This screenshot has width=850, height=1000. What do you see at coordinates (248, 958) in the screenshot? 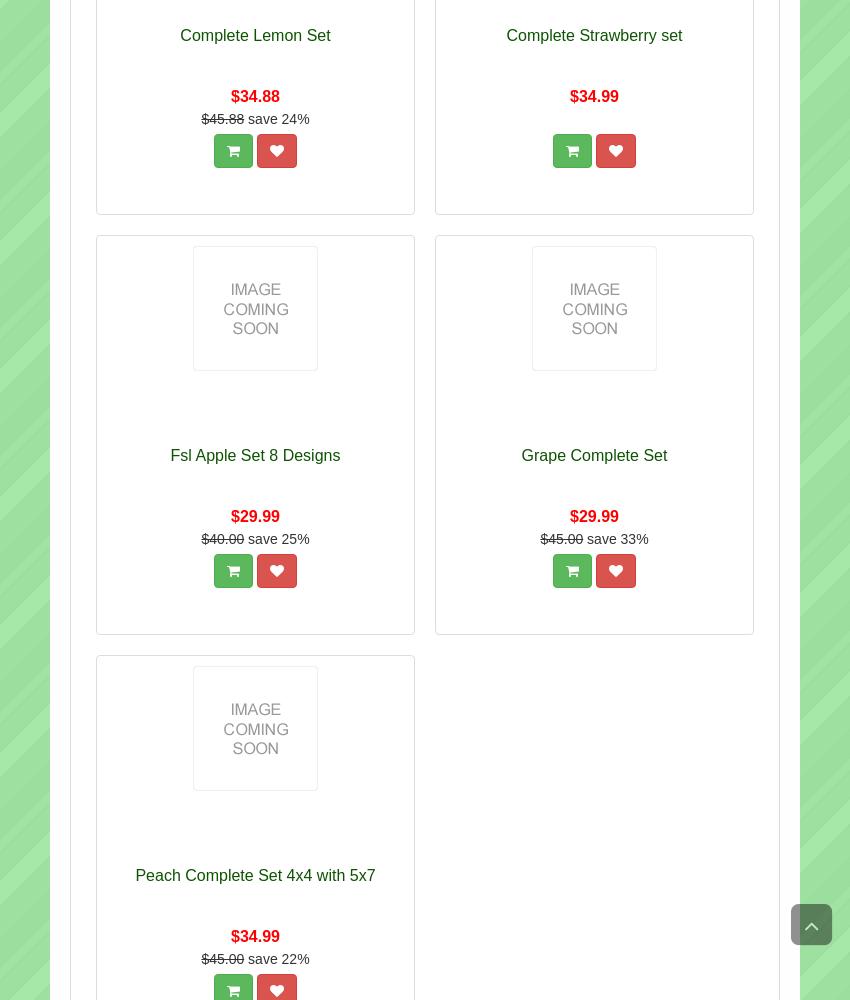
I see `'save  22%'` at bounding box center [248, 958].